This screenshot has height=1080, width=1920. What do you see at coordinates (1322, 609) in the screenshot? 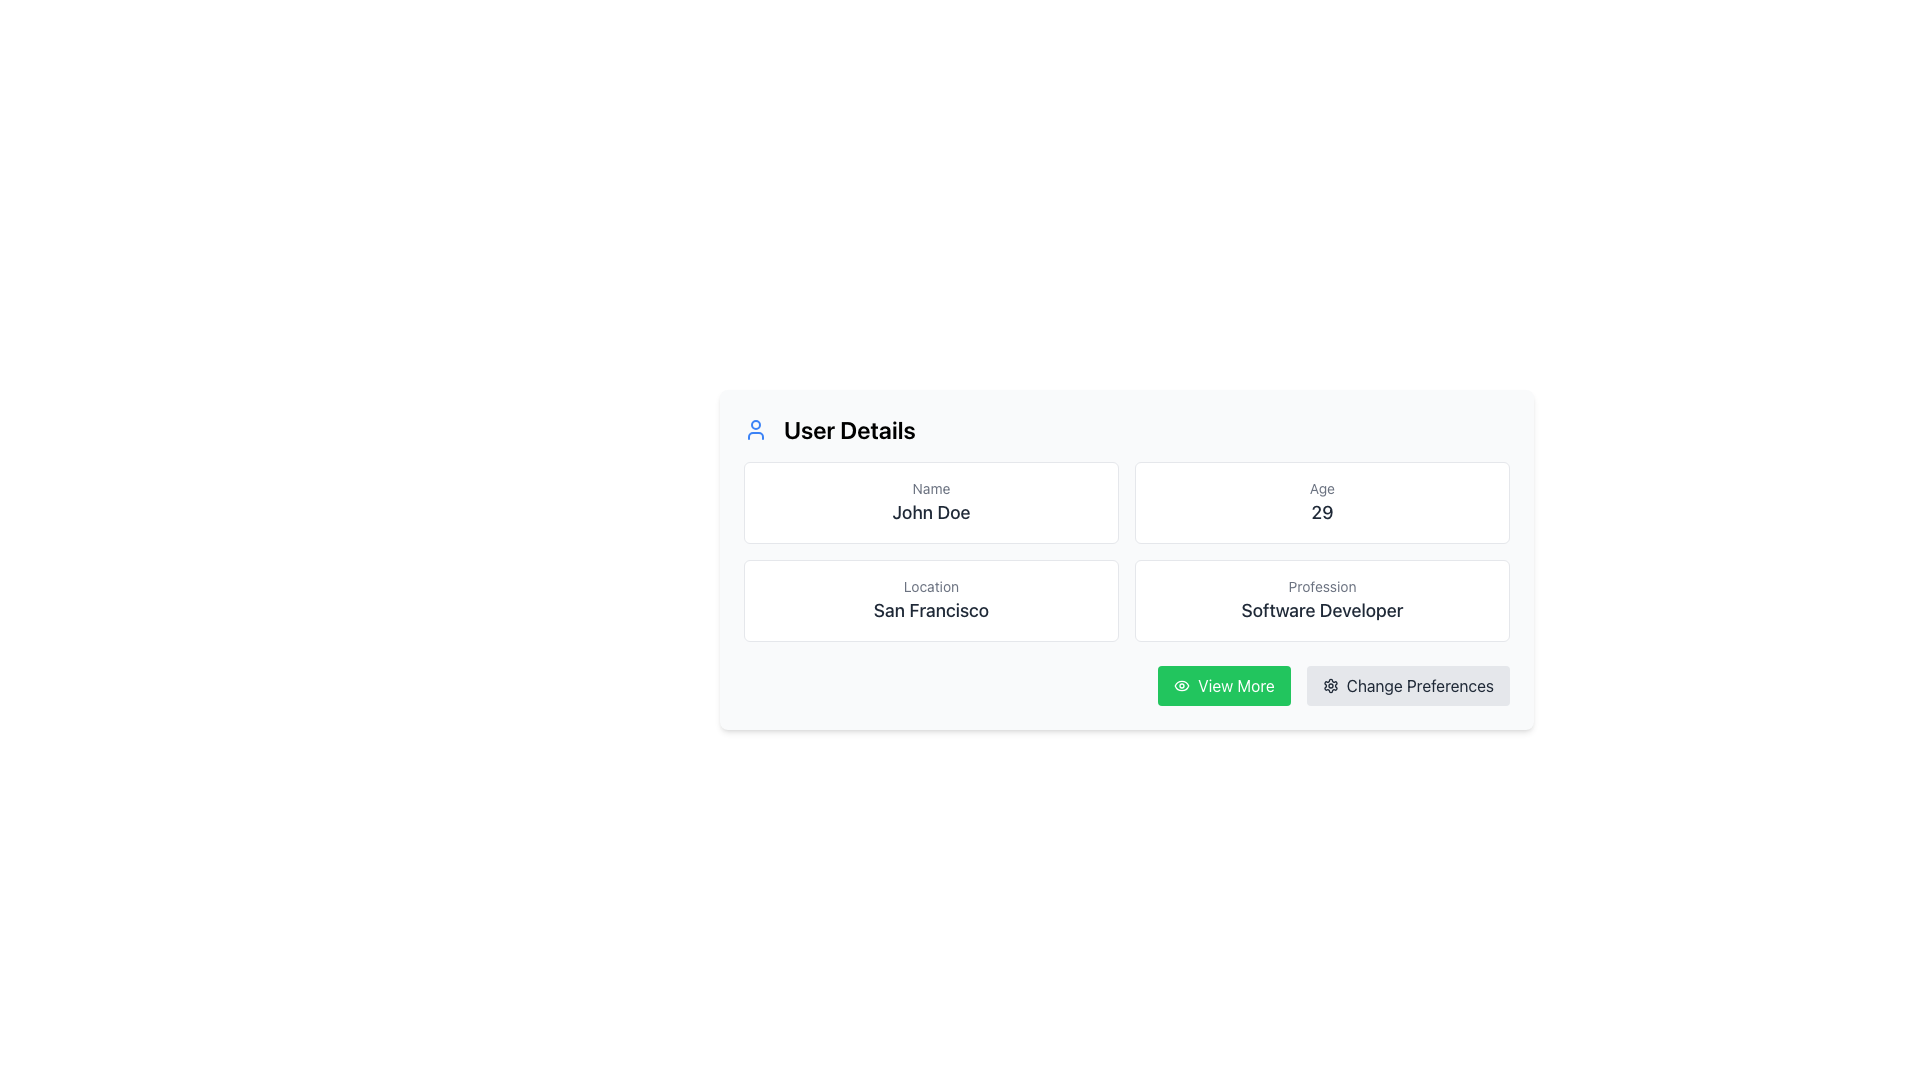
I see `the Label displaying the user's profession in the 'User Details' section, positioned below '29' and to the right of 'San Francisco'` at bounding box center [1322, 609].